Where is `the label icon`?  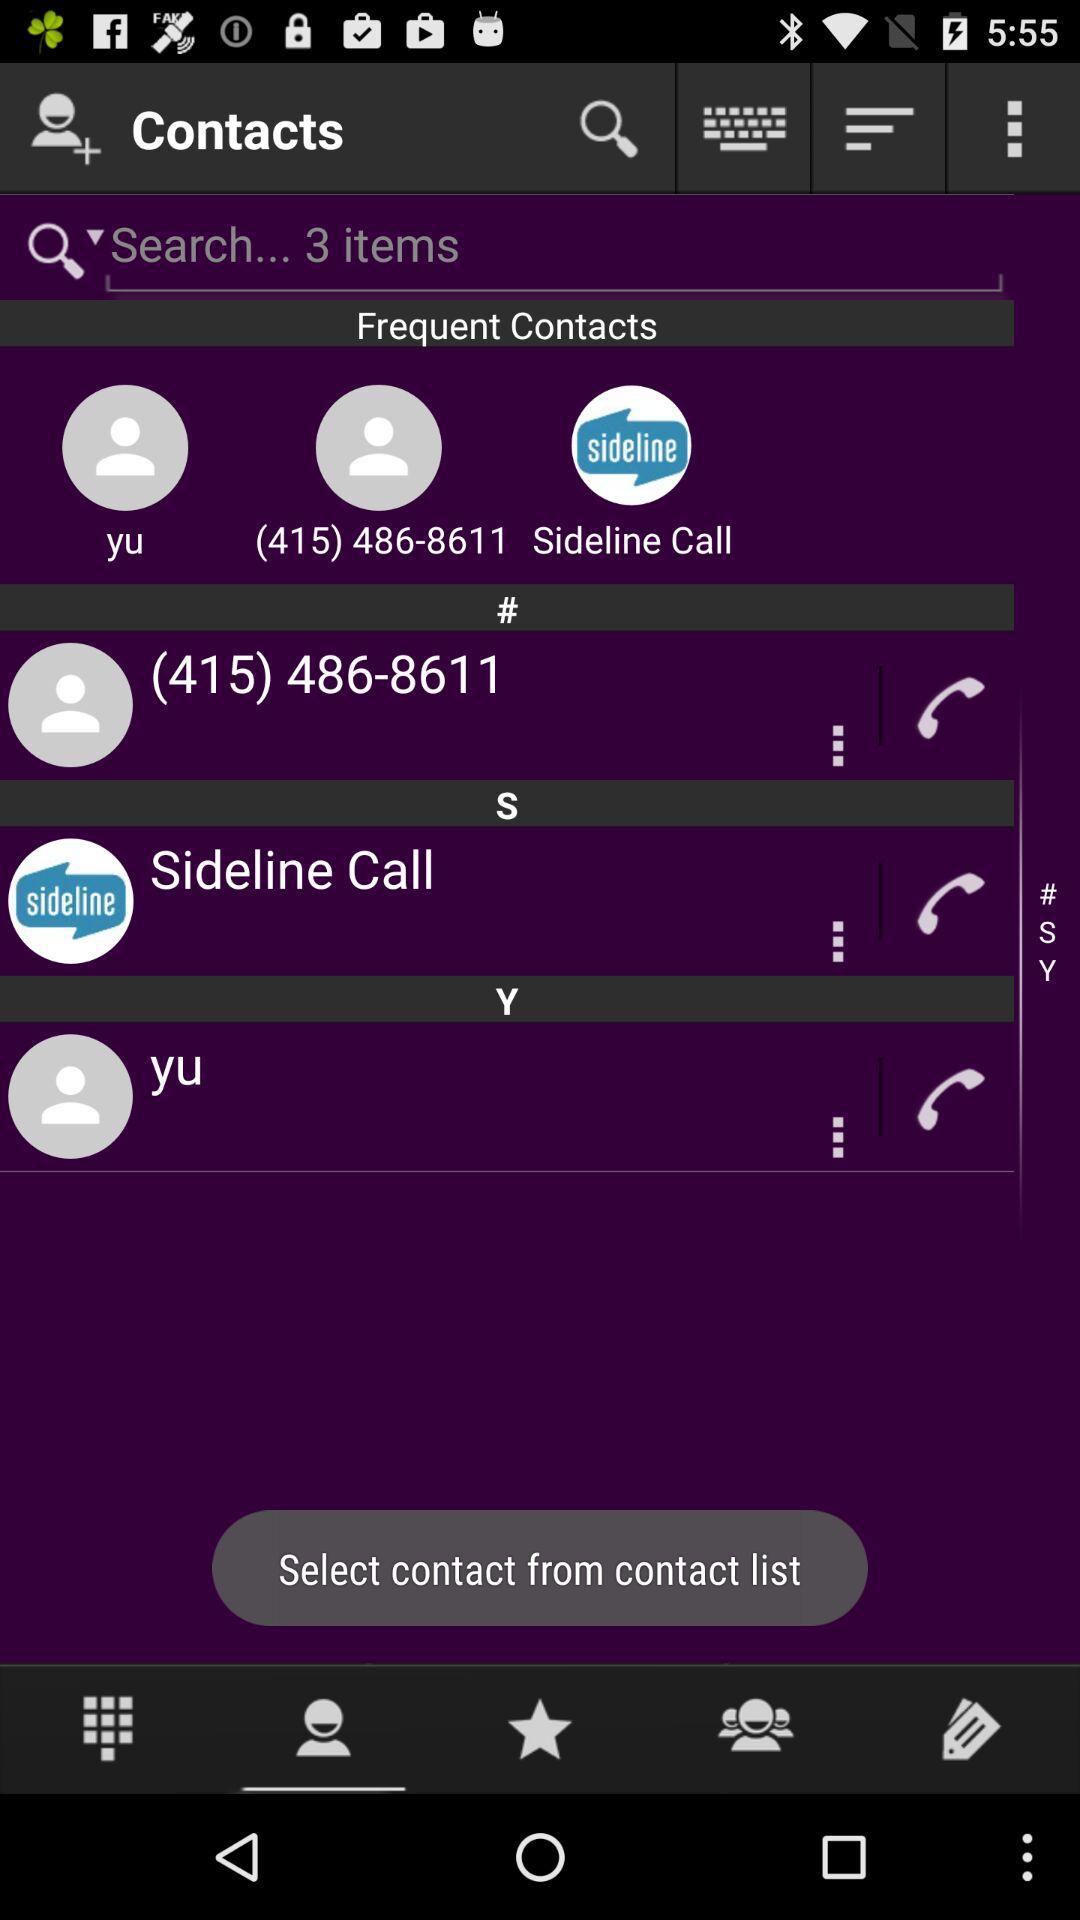
the label icon is located at coordinates (971, 1848).